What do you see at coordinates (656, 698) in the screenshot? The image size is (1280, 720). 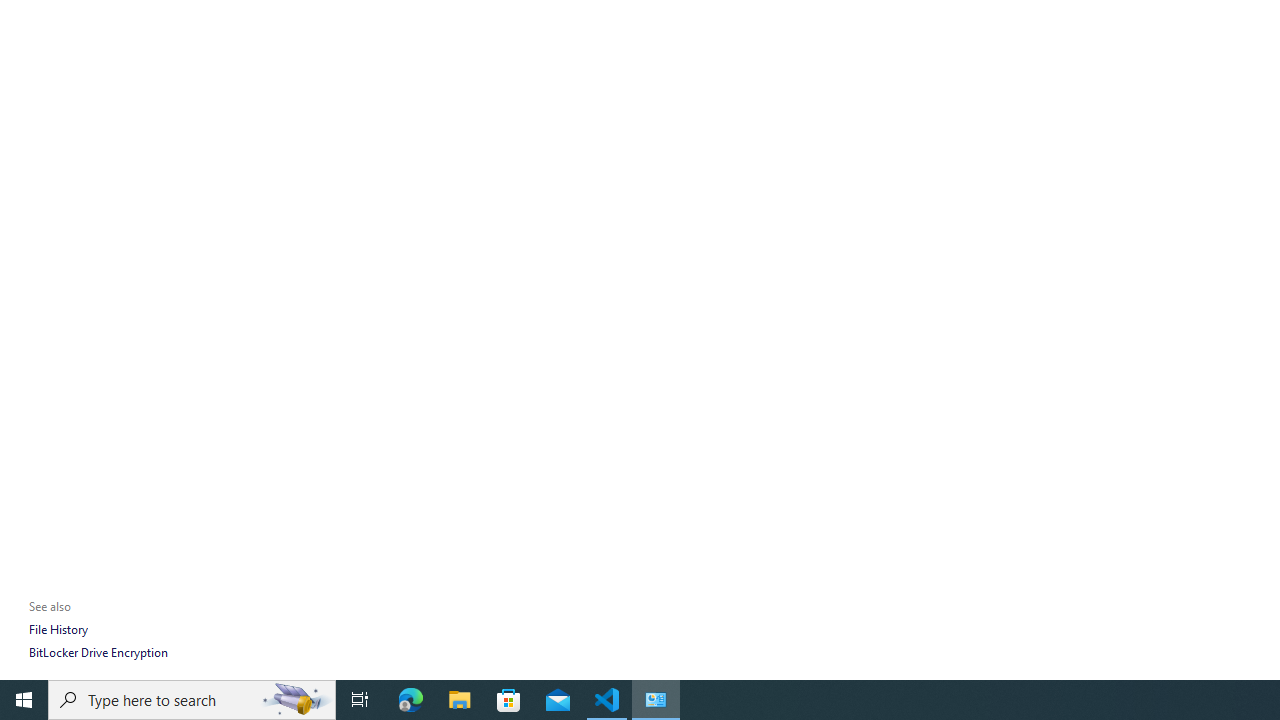 I see `'Control Panel - 1 running window'` at bounding box center [656, 698].